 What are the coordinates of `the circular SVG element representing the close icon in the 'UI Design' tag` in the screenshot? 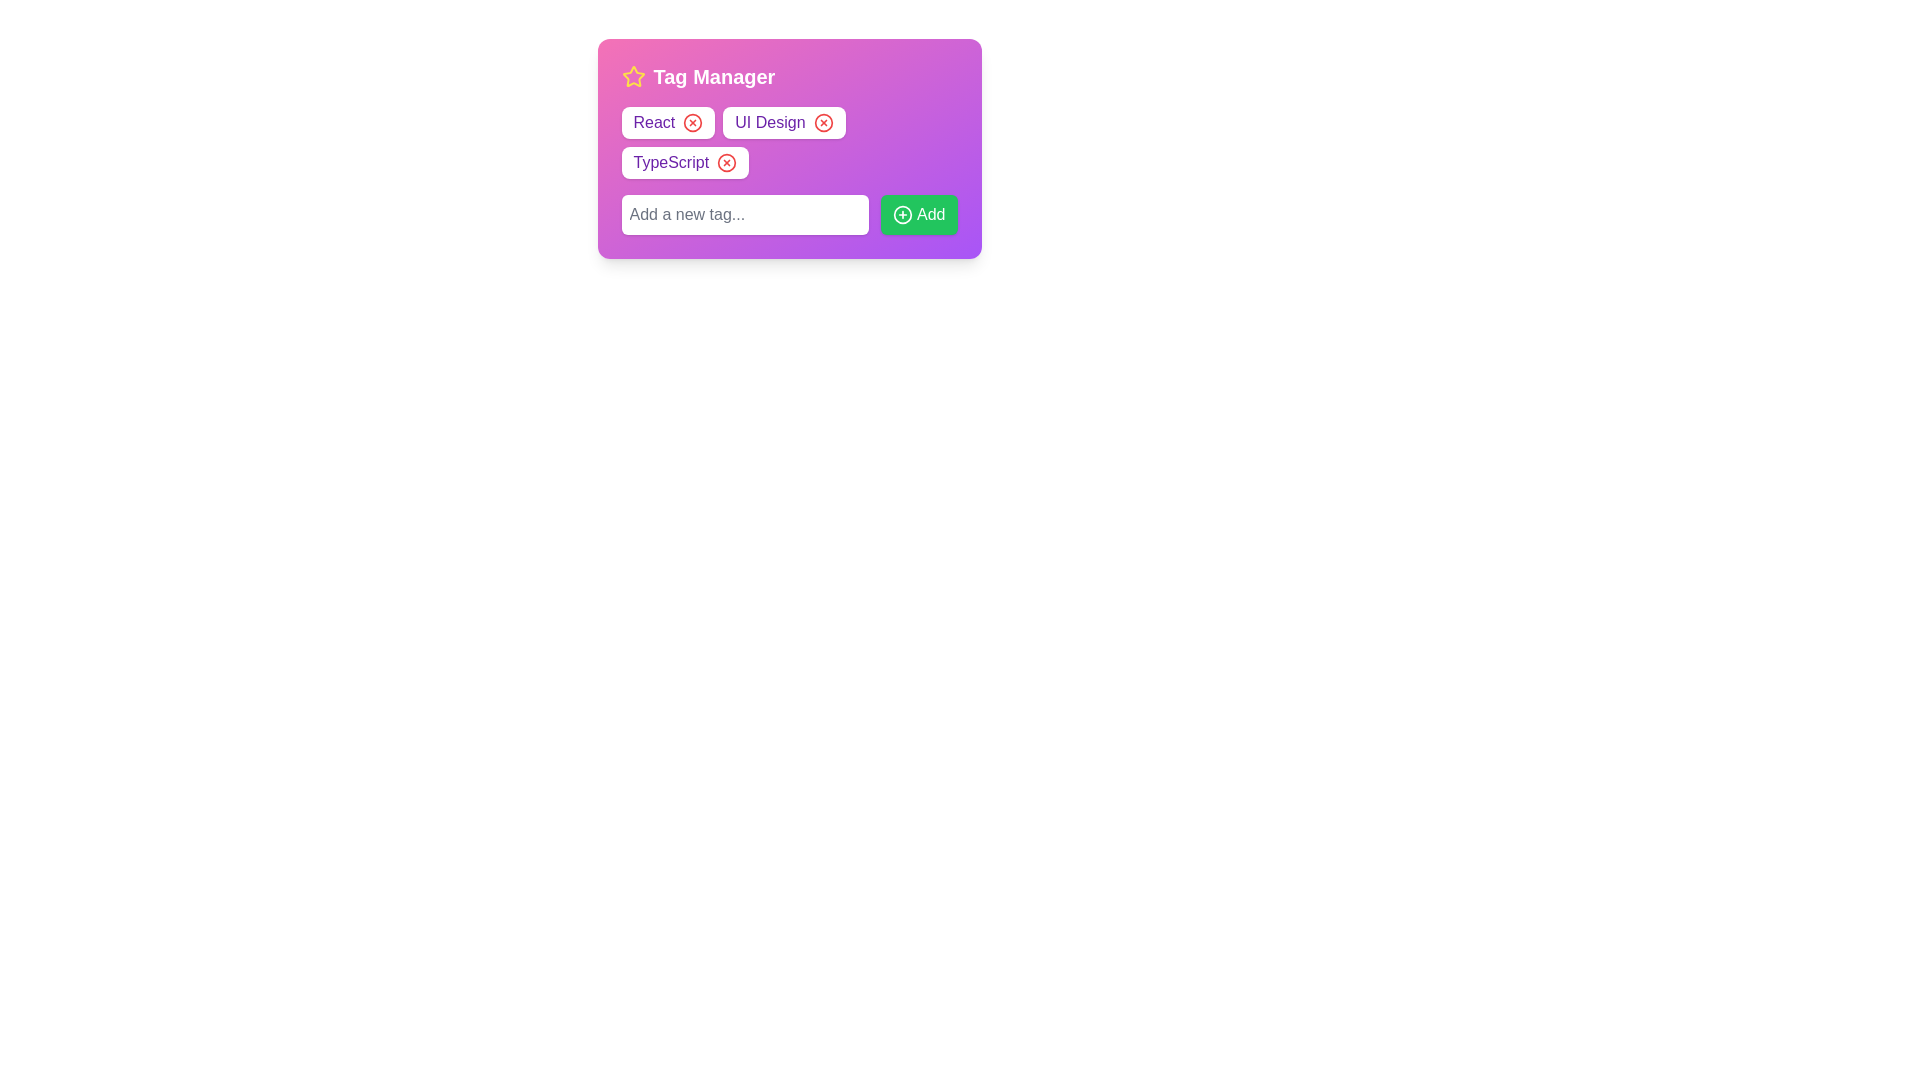 It's located at (823, 123).